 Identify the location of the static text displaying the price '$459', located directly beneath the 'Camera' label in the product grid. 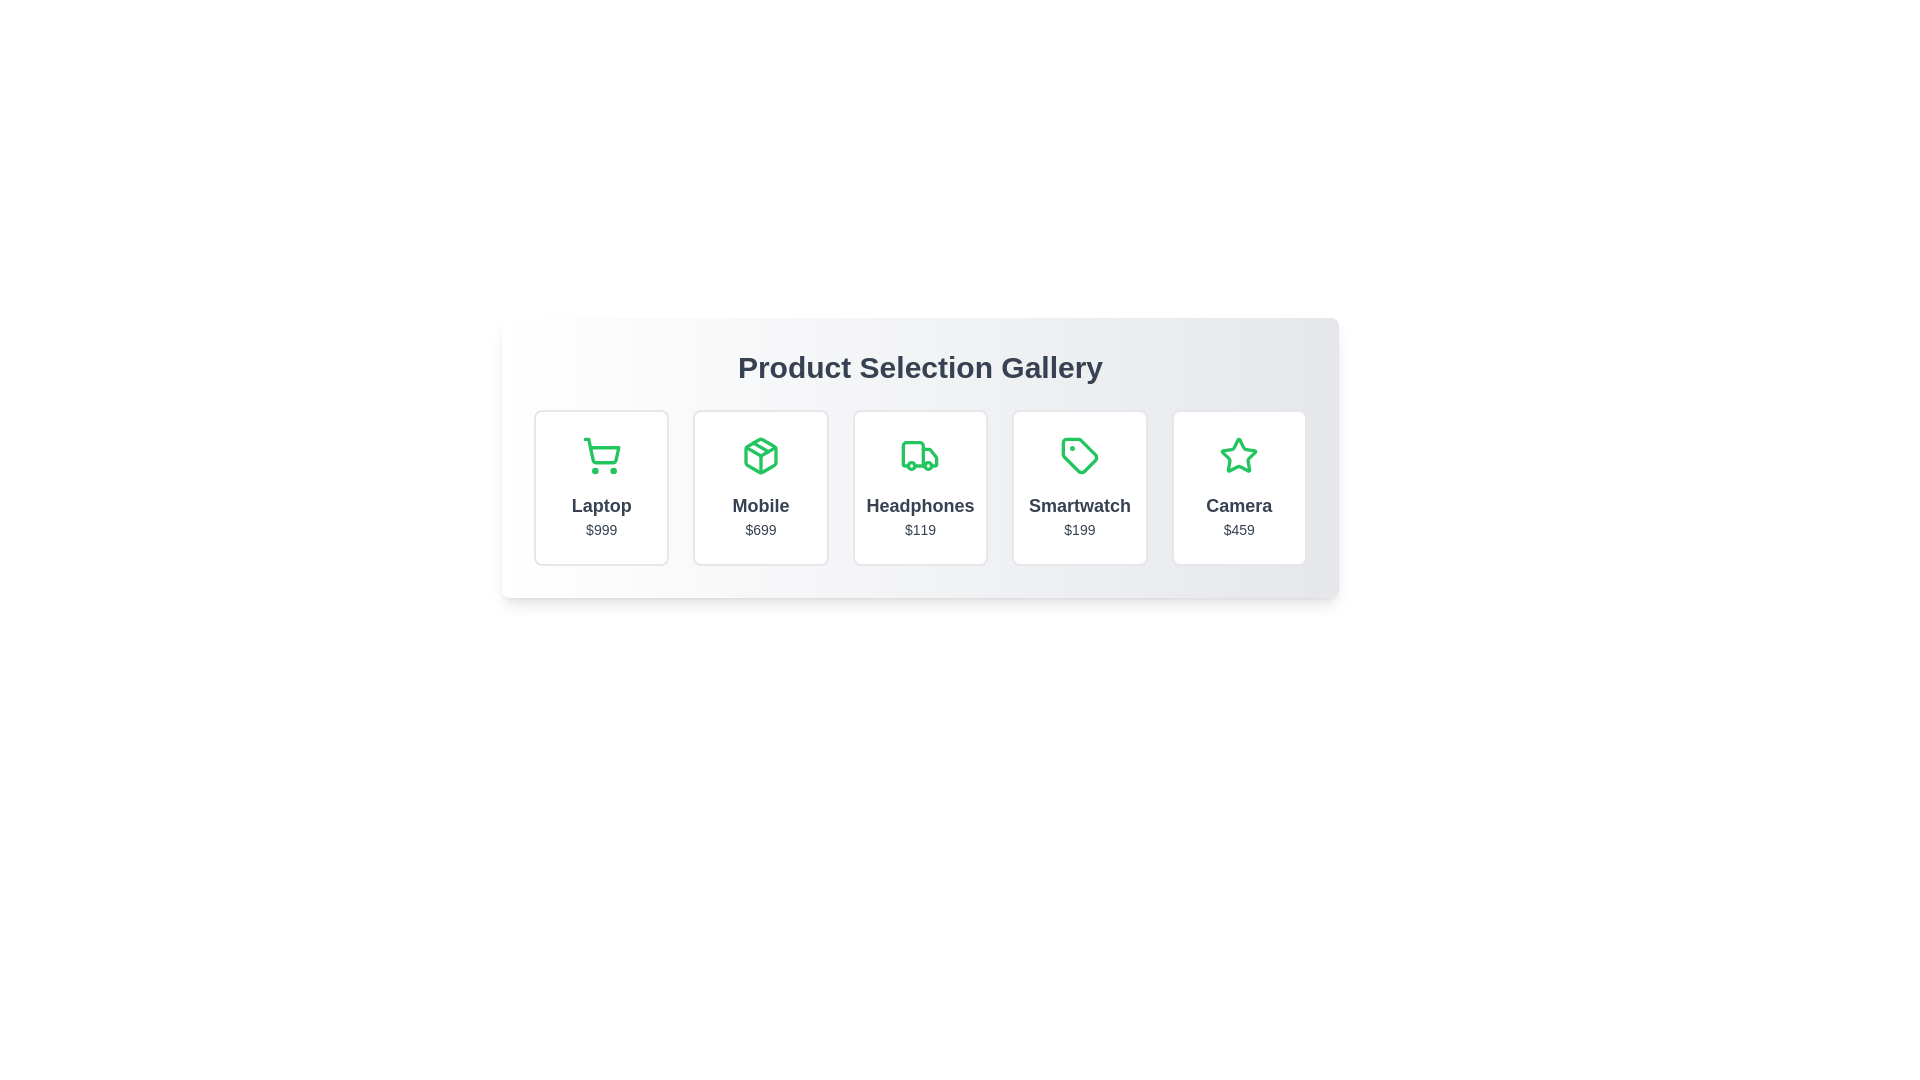
(1238, 528).